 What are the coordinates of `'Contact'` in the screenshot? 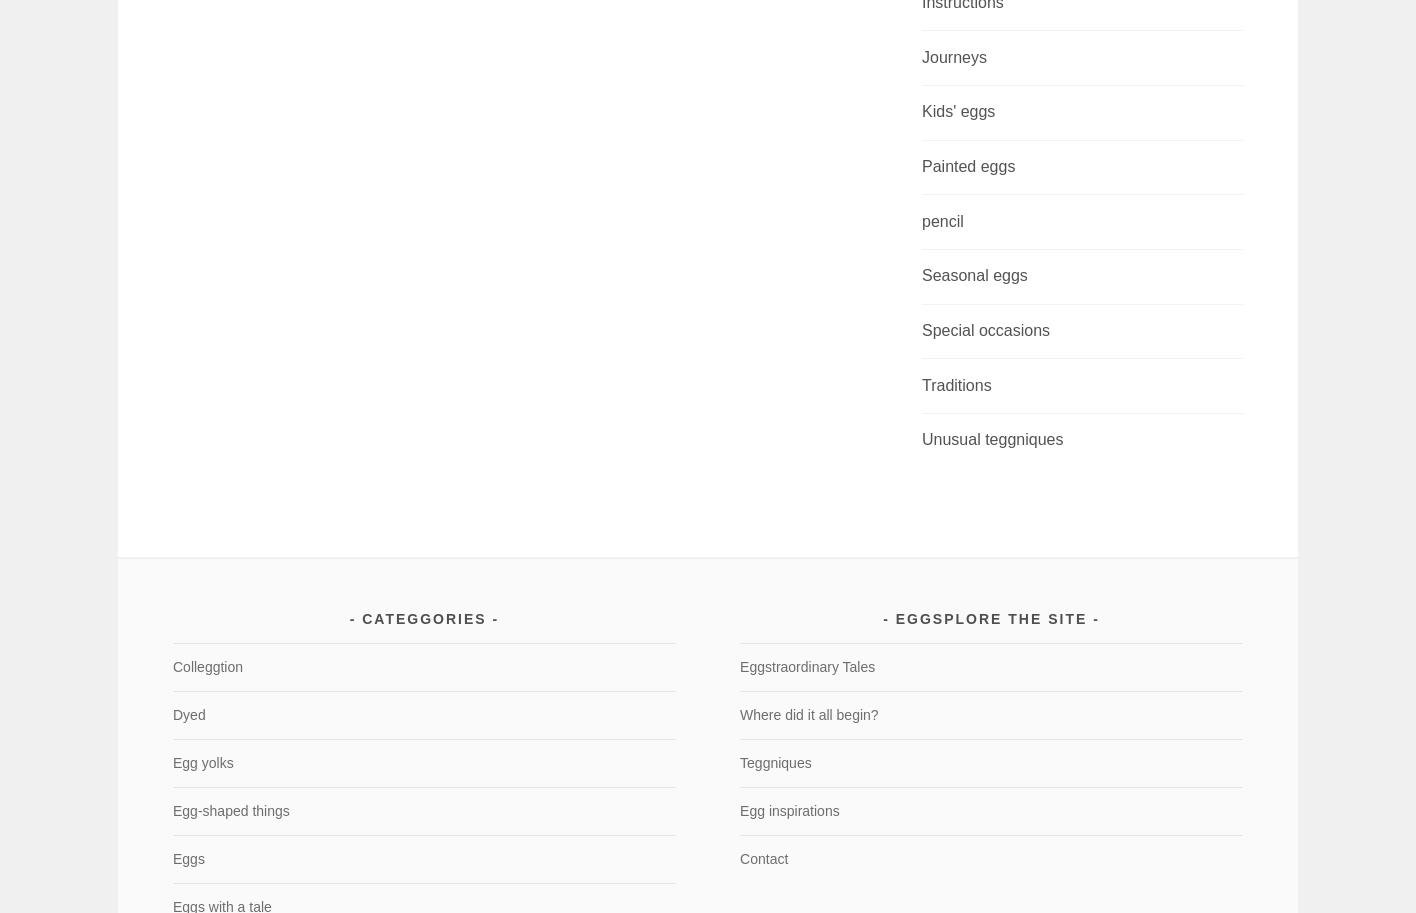 It's located at (763, 858).